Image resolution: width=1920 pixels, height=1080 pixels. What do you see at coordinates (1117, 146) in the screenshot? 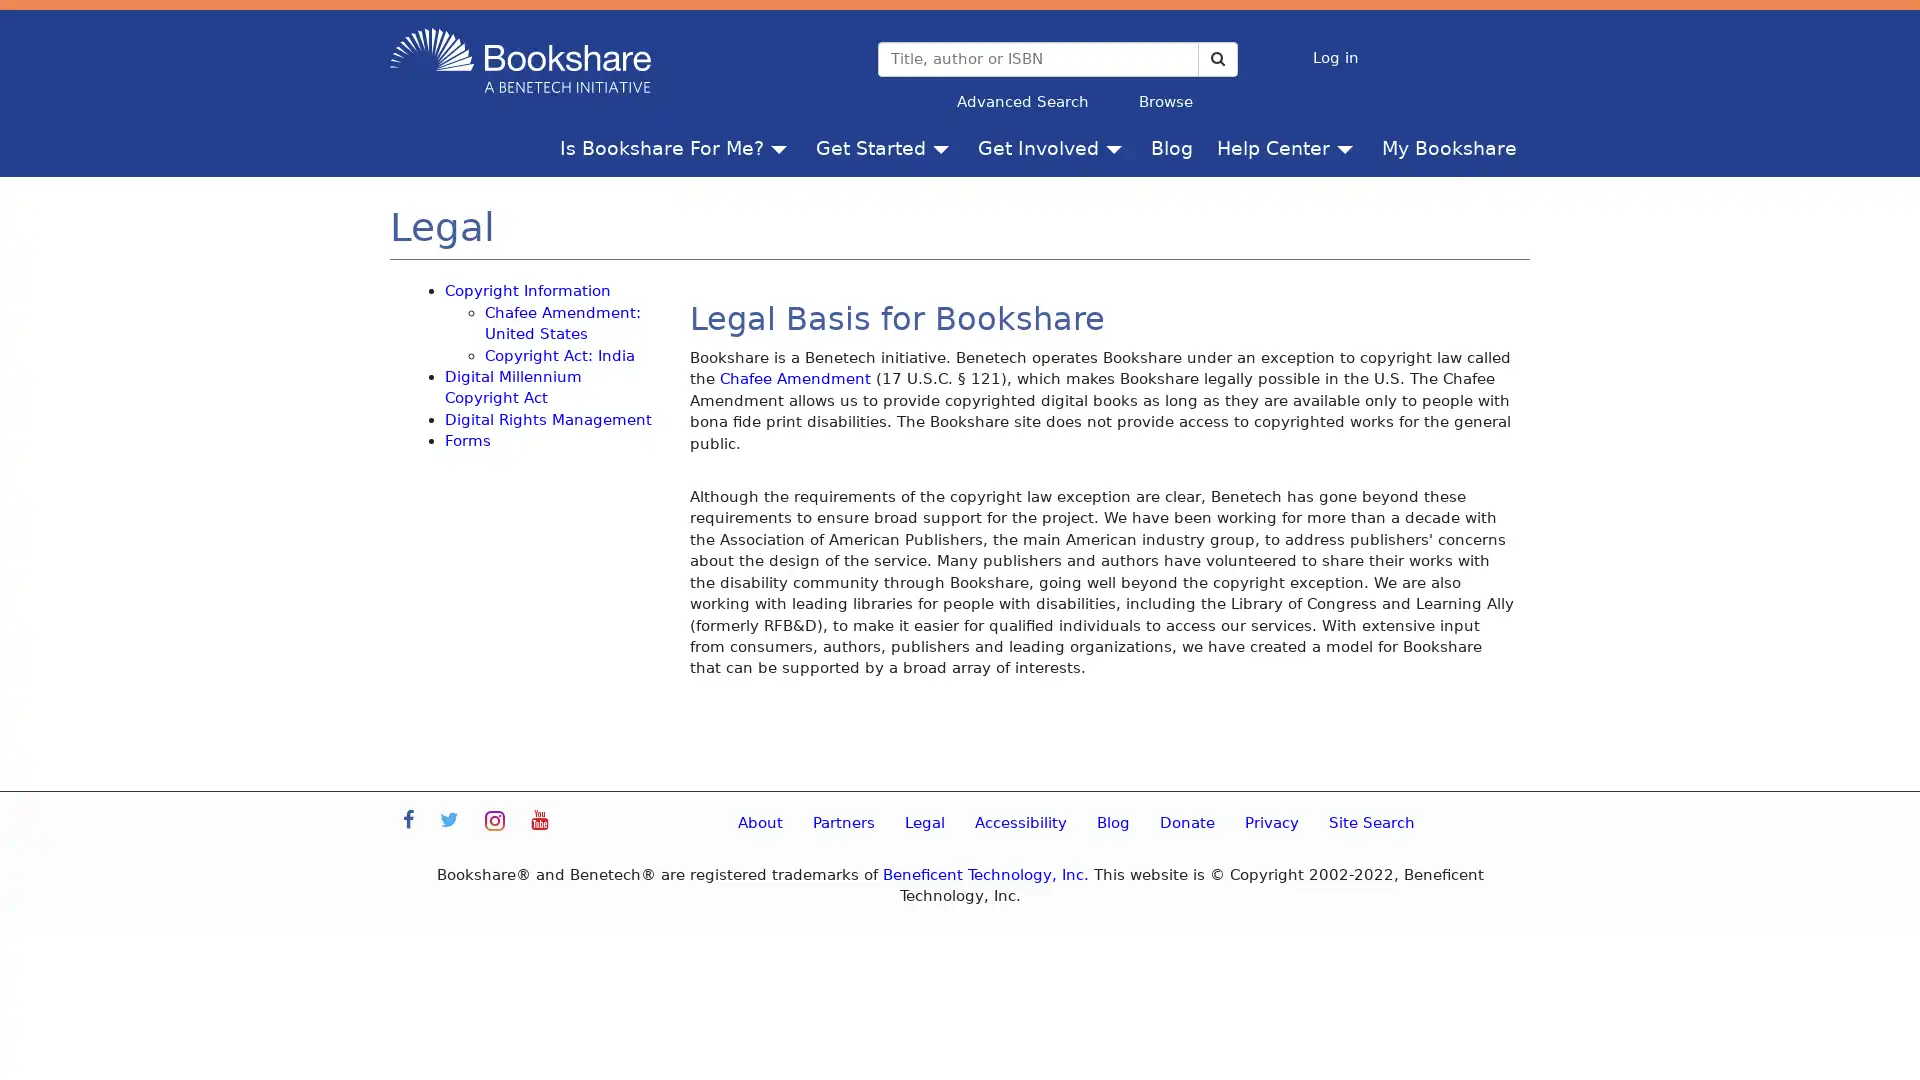
I see `Get Involved menu` at bounding box center [1117, 146].